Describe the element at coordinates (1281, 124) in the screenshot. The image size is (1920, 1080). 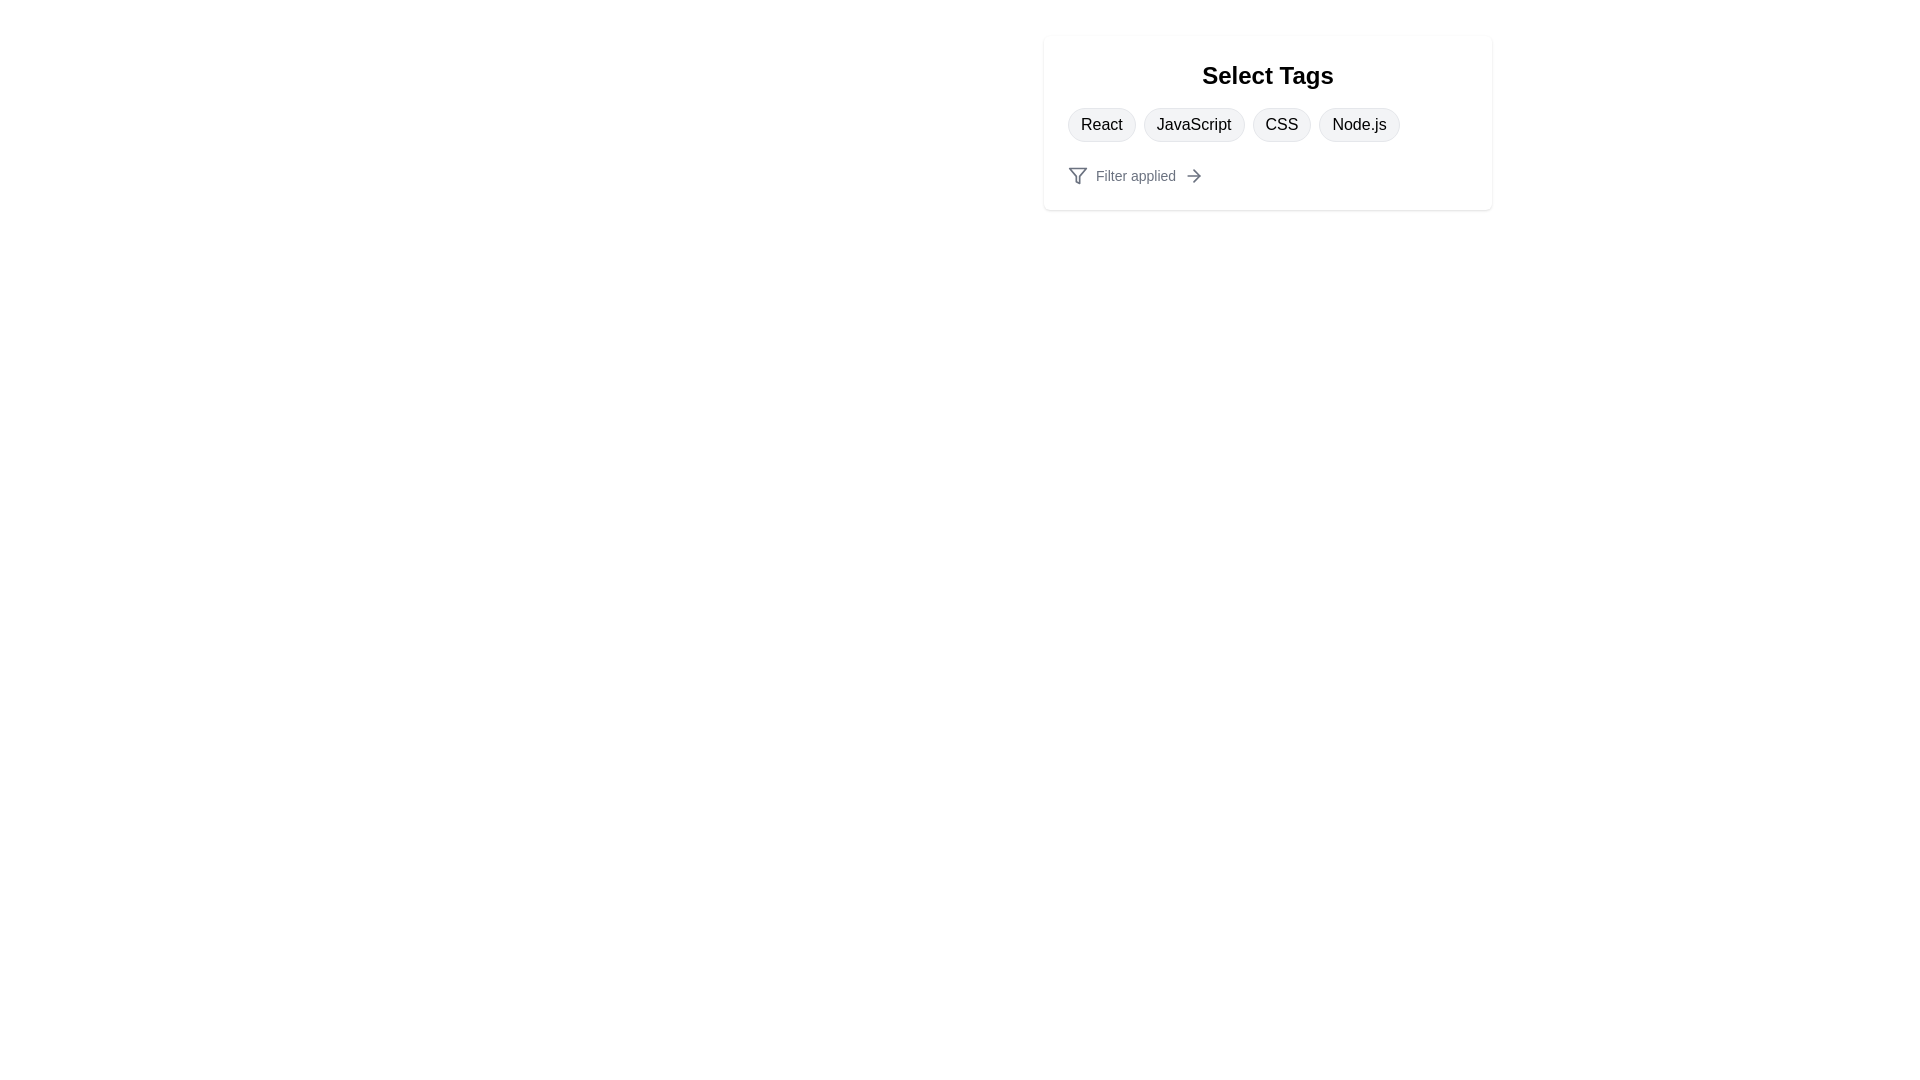
I see `the Pill-shaped interactive tag button labeled 'CSS'` at that location.